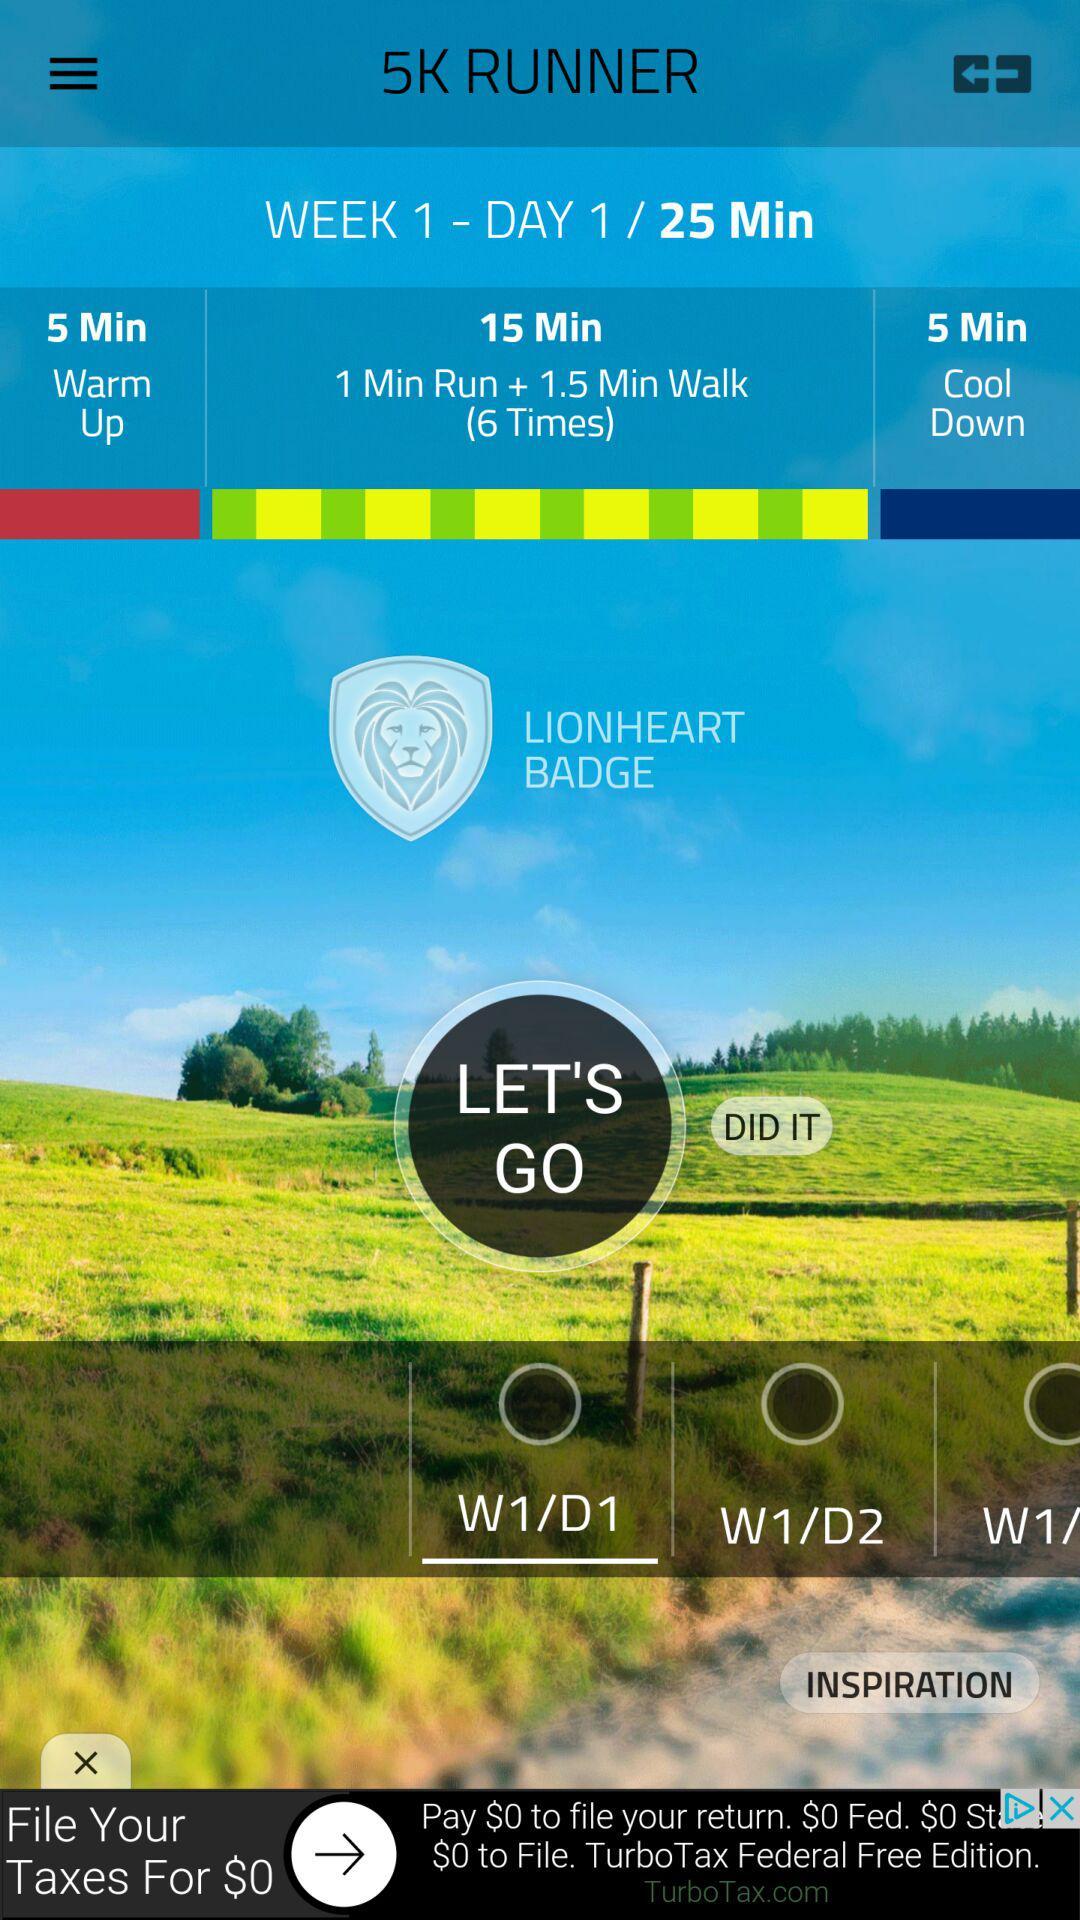  What do you see at coordinates (80, 73) in the screenshot?
I see `menu` at bounding box center [80, 73].